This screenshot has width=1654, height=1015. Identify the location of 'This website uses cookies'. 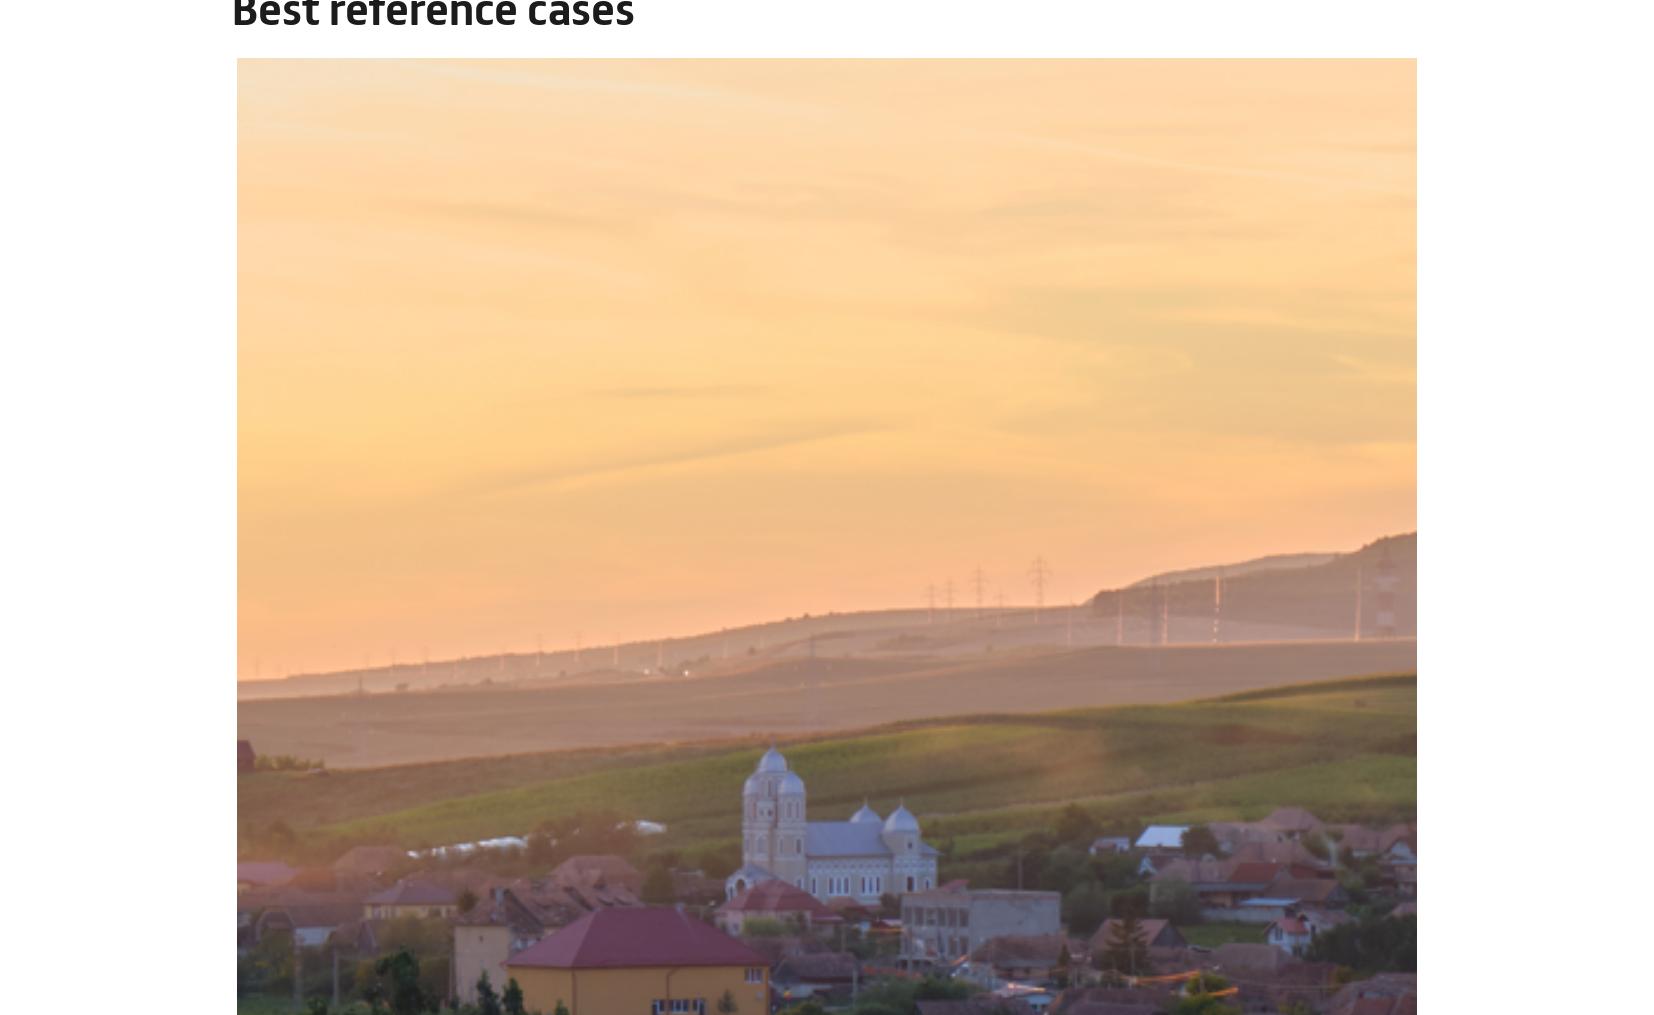
(408, 751).